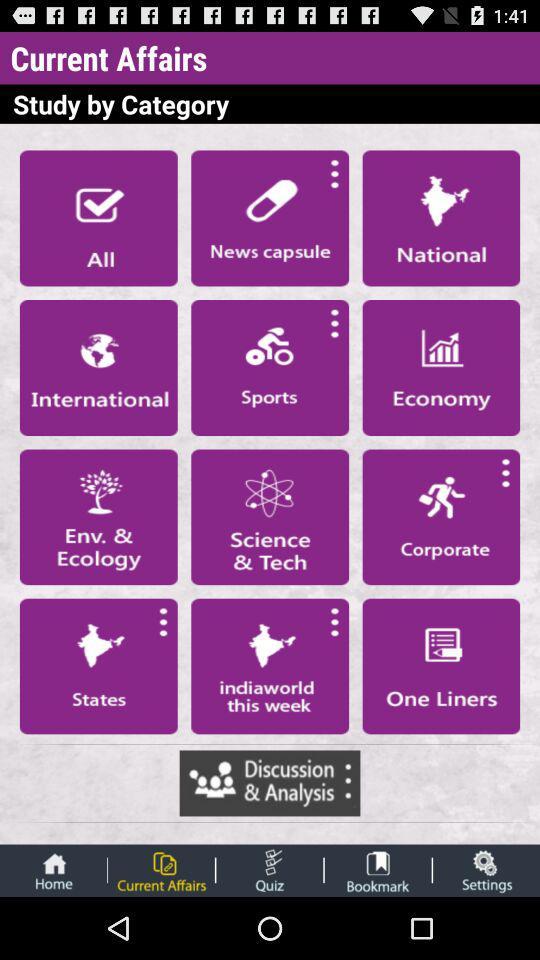 The height and width of the screenshot is (960, 540). I want to click on app category icon, so click(97, 666).